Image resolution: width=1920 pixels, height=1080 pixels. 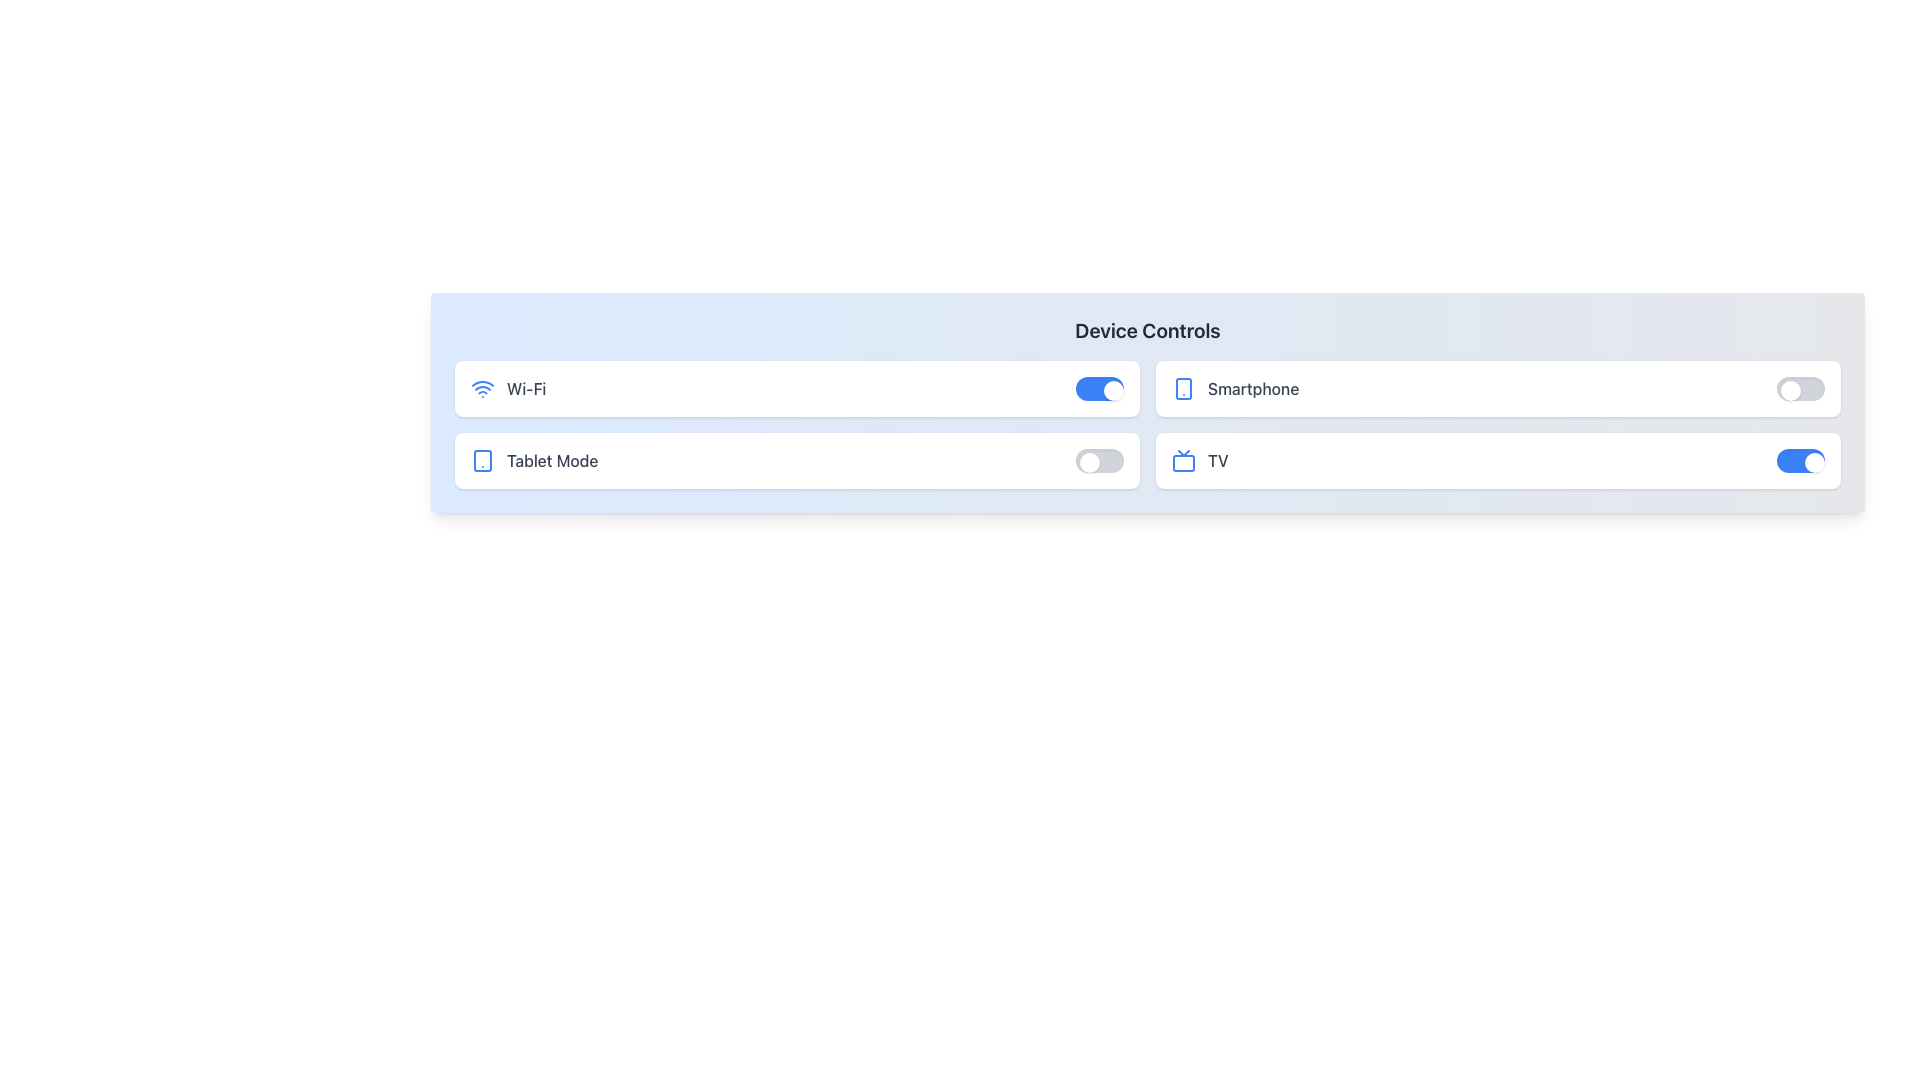 I want to click on the decorative graphic element, which is a white-filled rectangle with rounded corners inside the tablet icon, located in the second row of the Device Controls panel, so click(x=483, y=461).